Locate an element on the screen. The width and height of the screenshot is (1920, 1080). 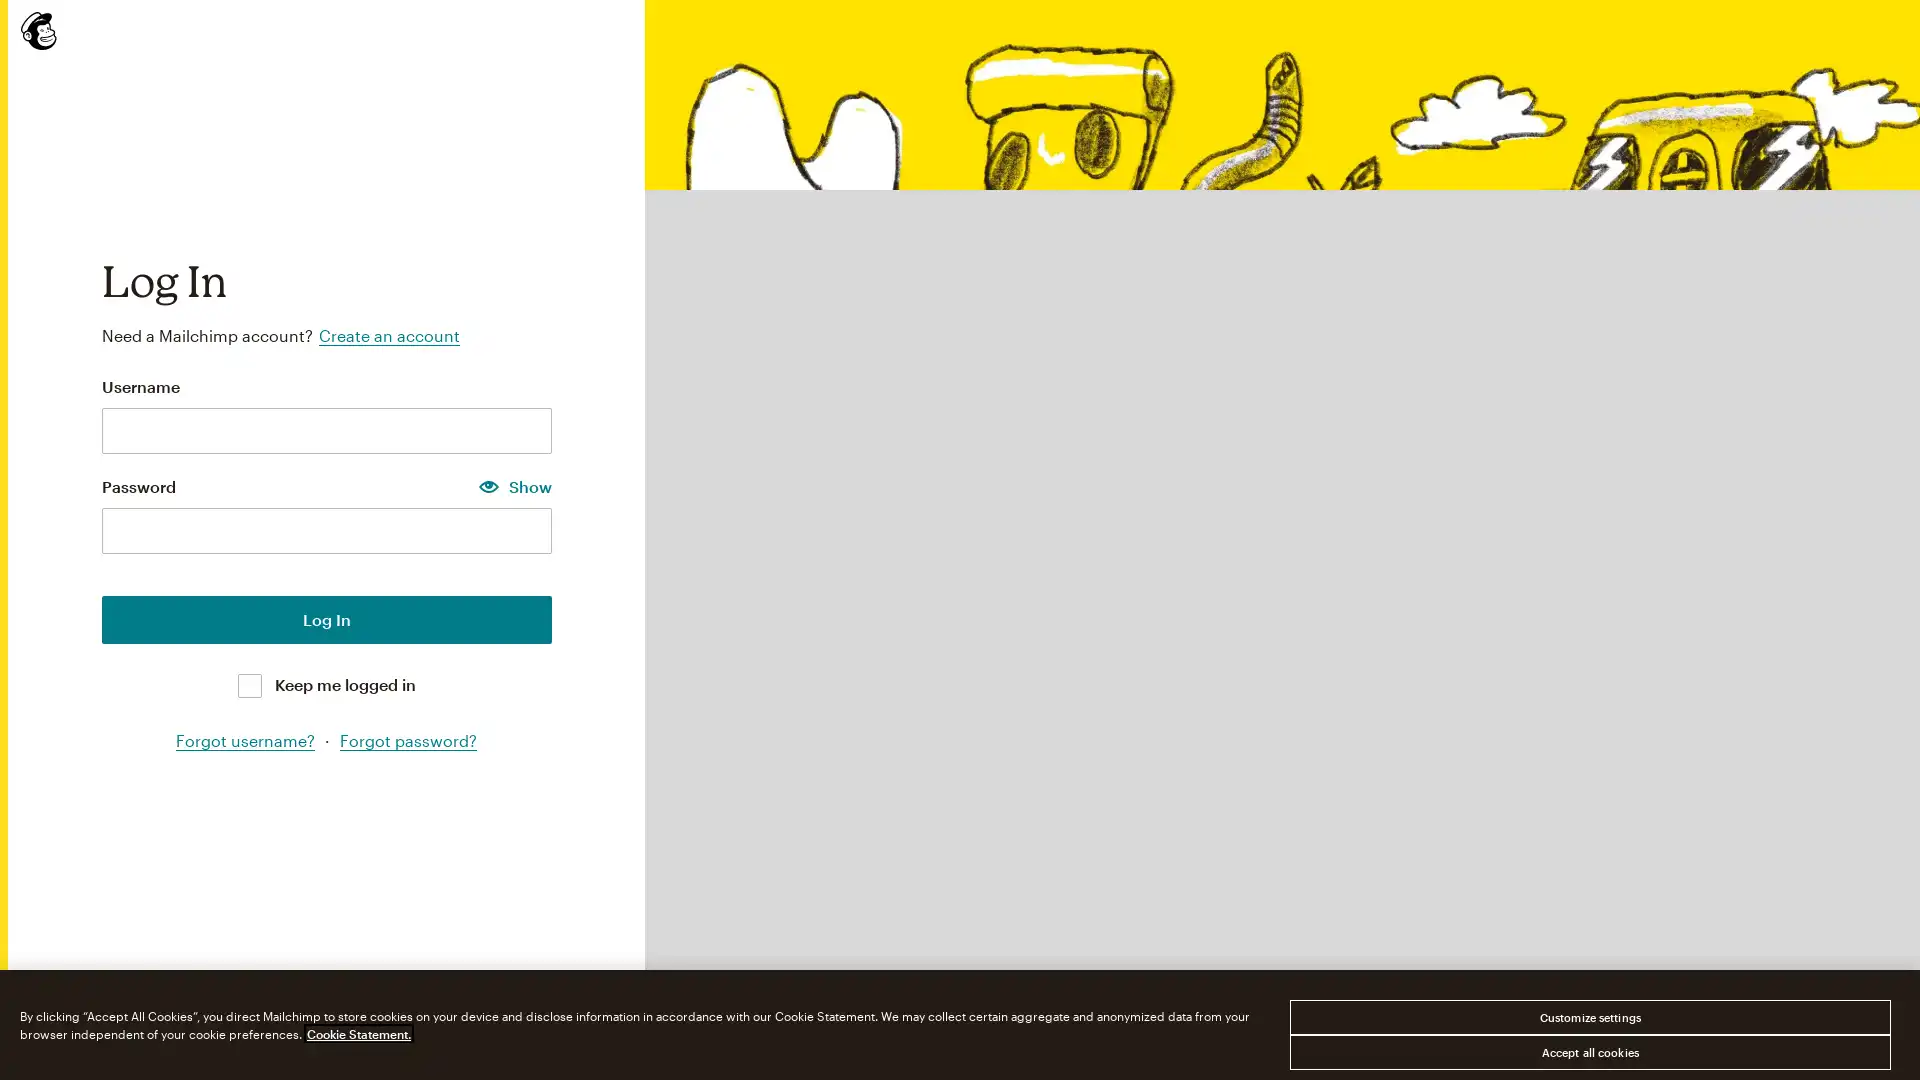
Customize settings is located at coordinates (1588, 1017).